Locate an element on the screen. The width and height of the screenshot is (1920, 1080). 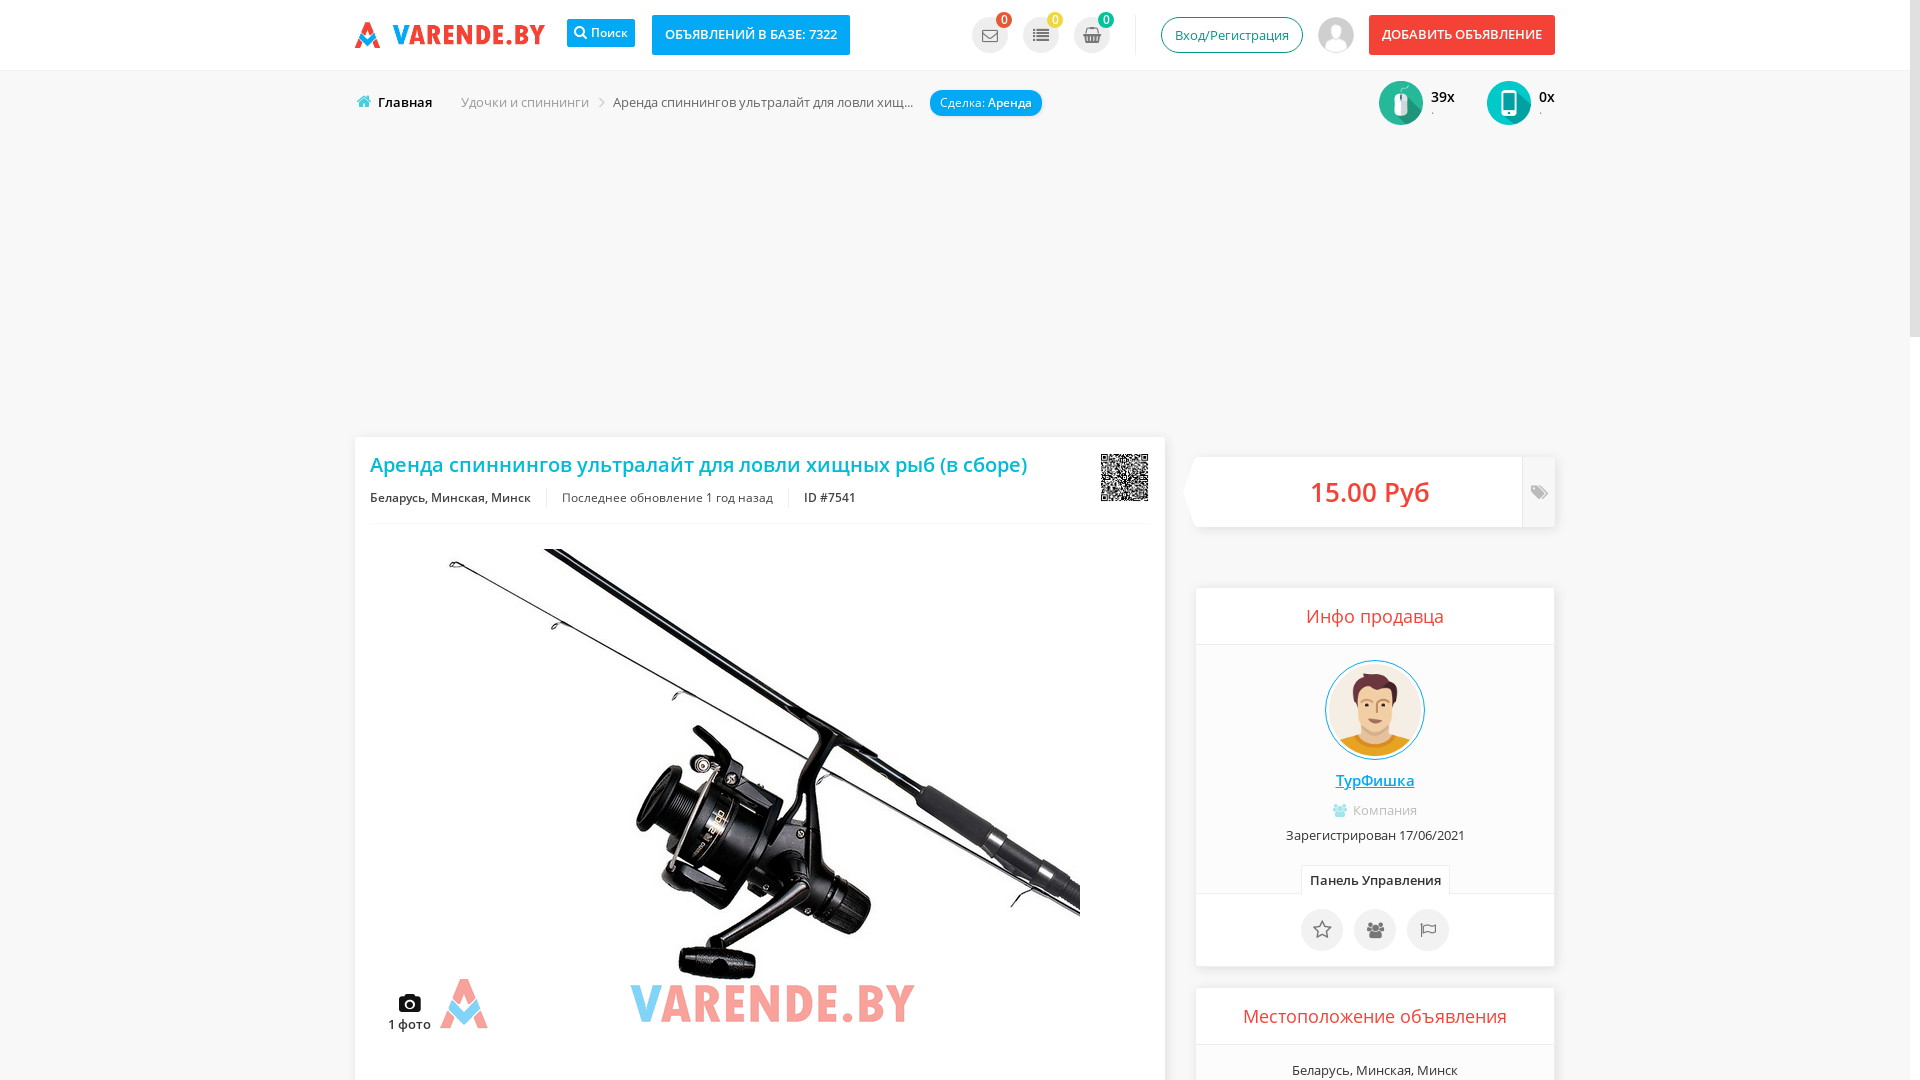
'0' is located at coordinates (989, 34).